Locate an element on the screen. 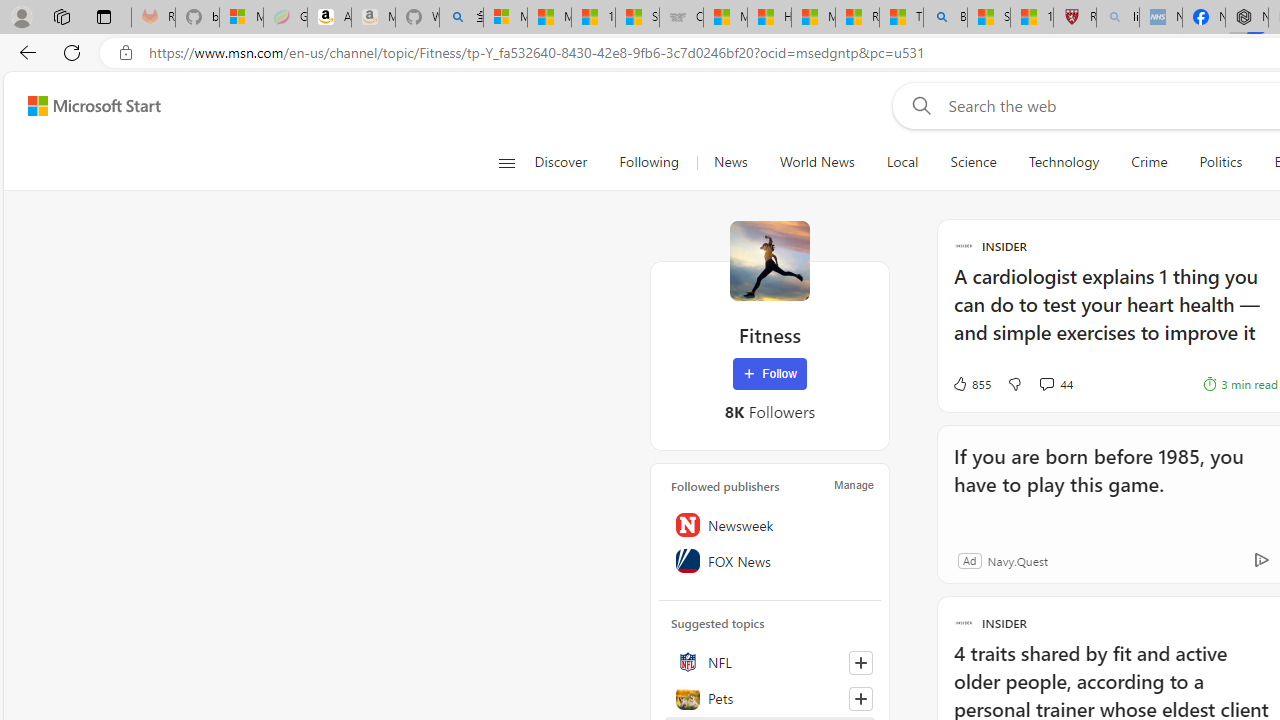 The width and height of the screenshot is (1280, 720). 'Follow this topic' is located at coordinates (860, 698).